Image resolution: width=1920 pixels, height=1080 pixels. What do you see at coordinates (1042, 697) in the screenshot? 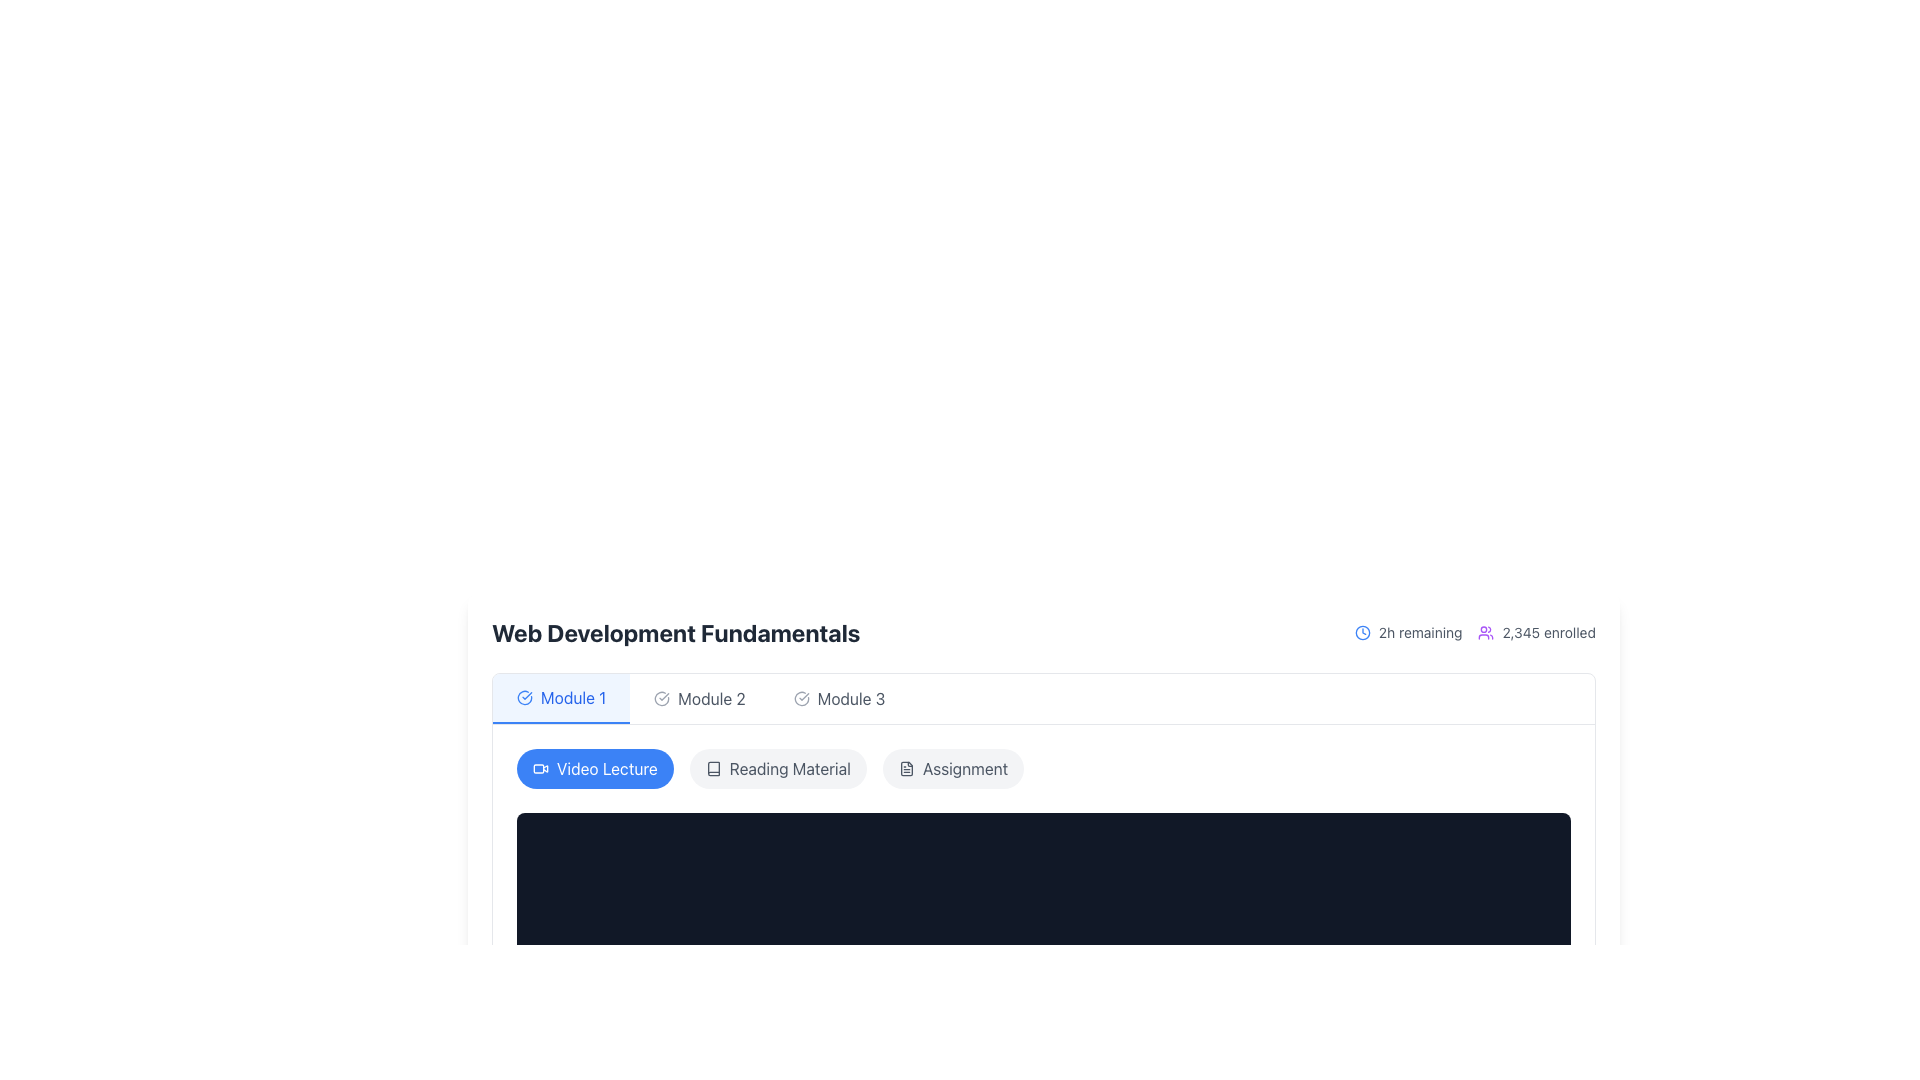
I see `the horizontal navigation bar` at bounding box center [1042, 697].